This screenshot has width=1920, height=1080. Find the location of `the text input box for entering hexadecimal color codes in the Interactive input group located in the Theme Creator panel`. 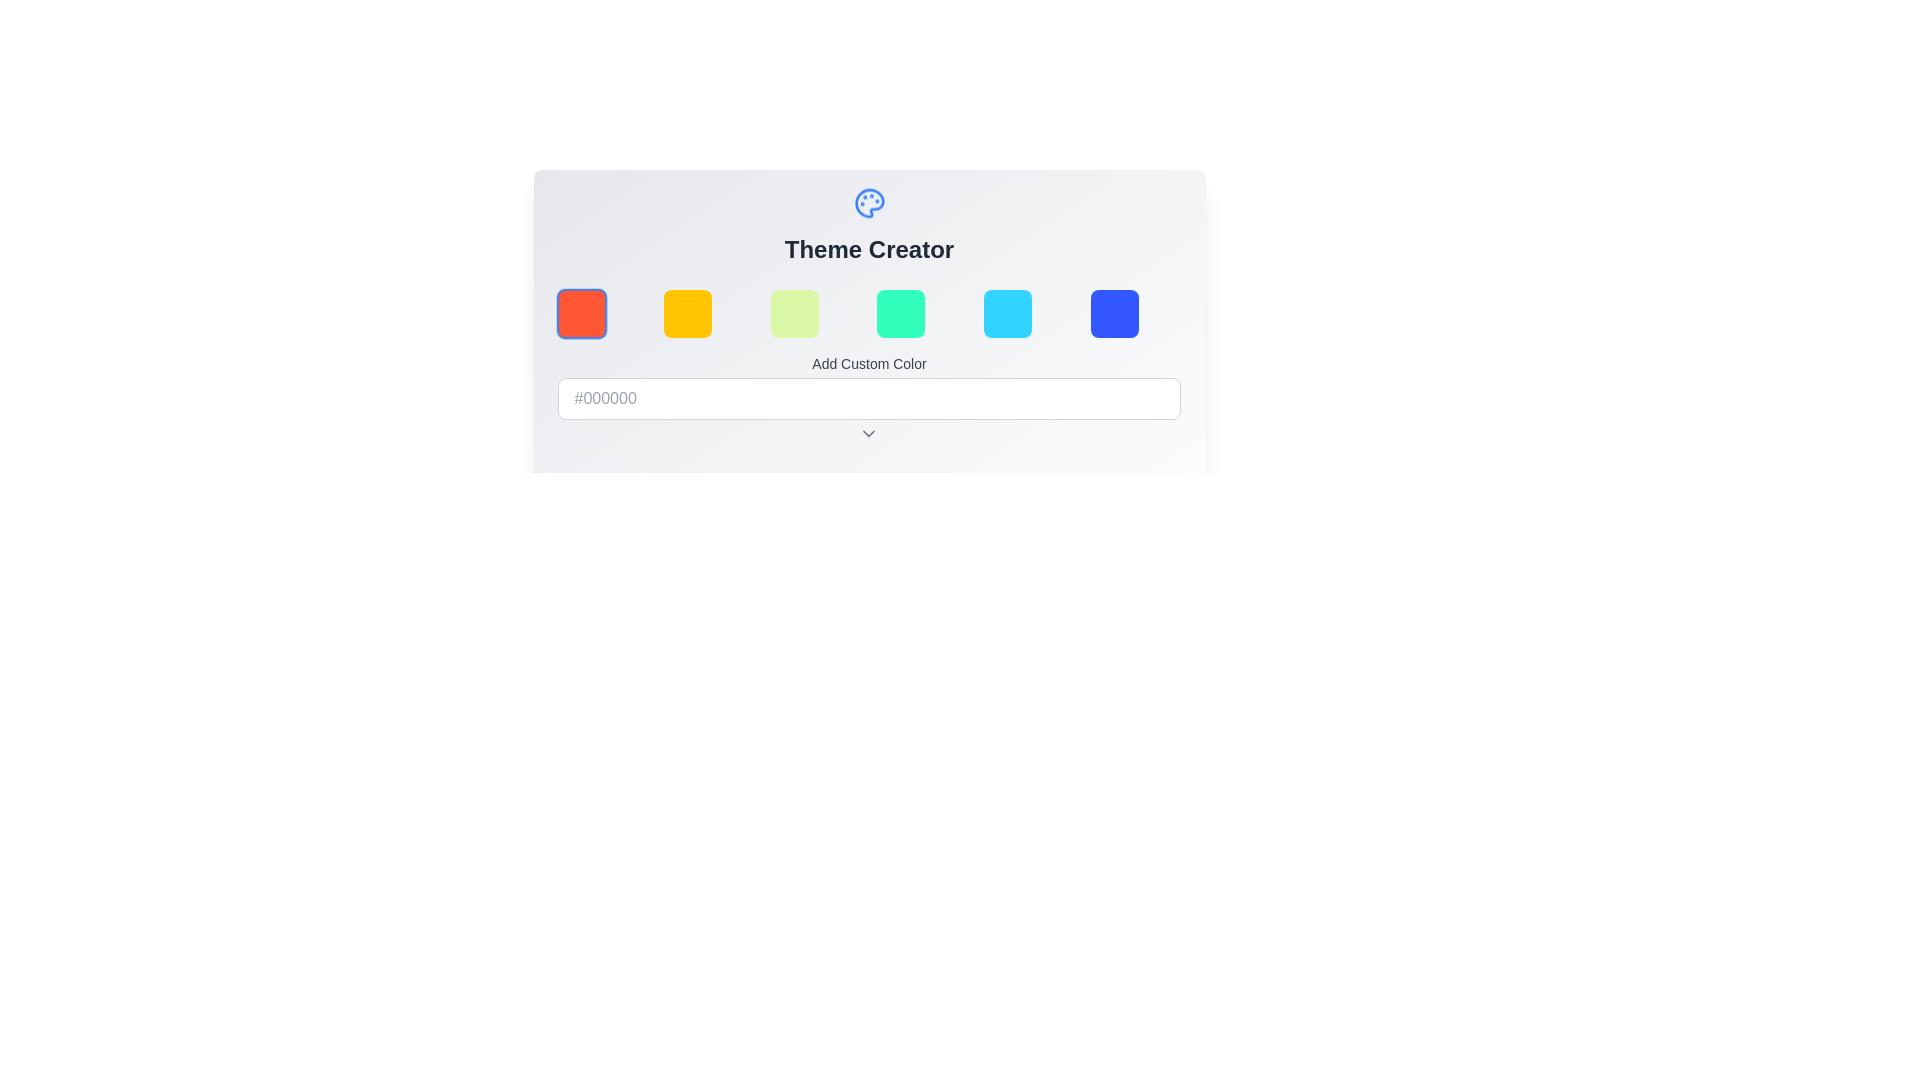

the text input box for entering hexadecimal color codes in the Interactive input group located in the Theme Creator panel is located at coordinates (869, 381).